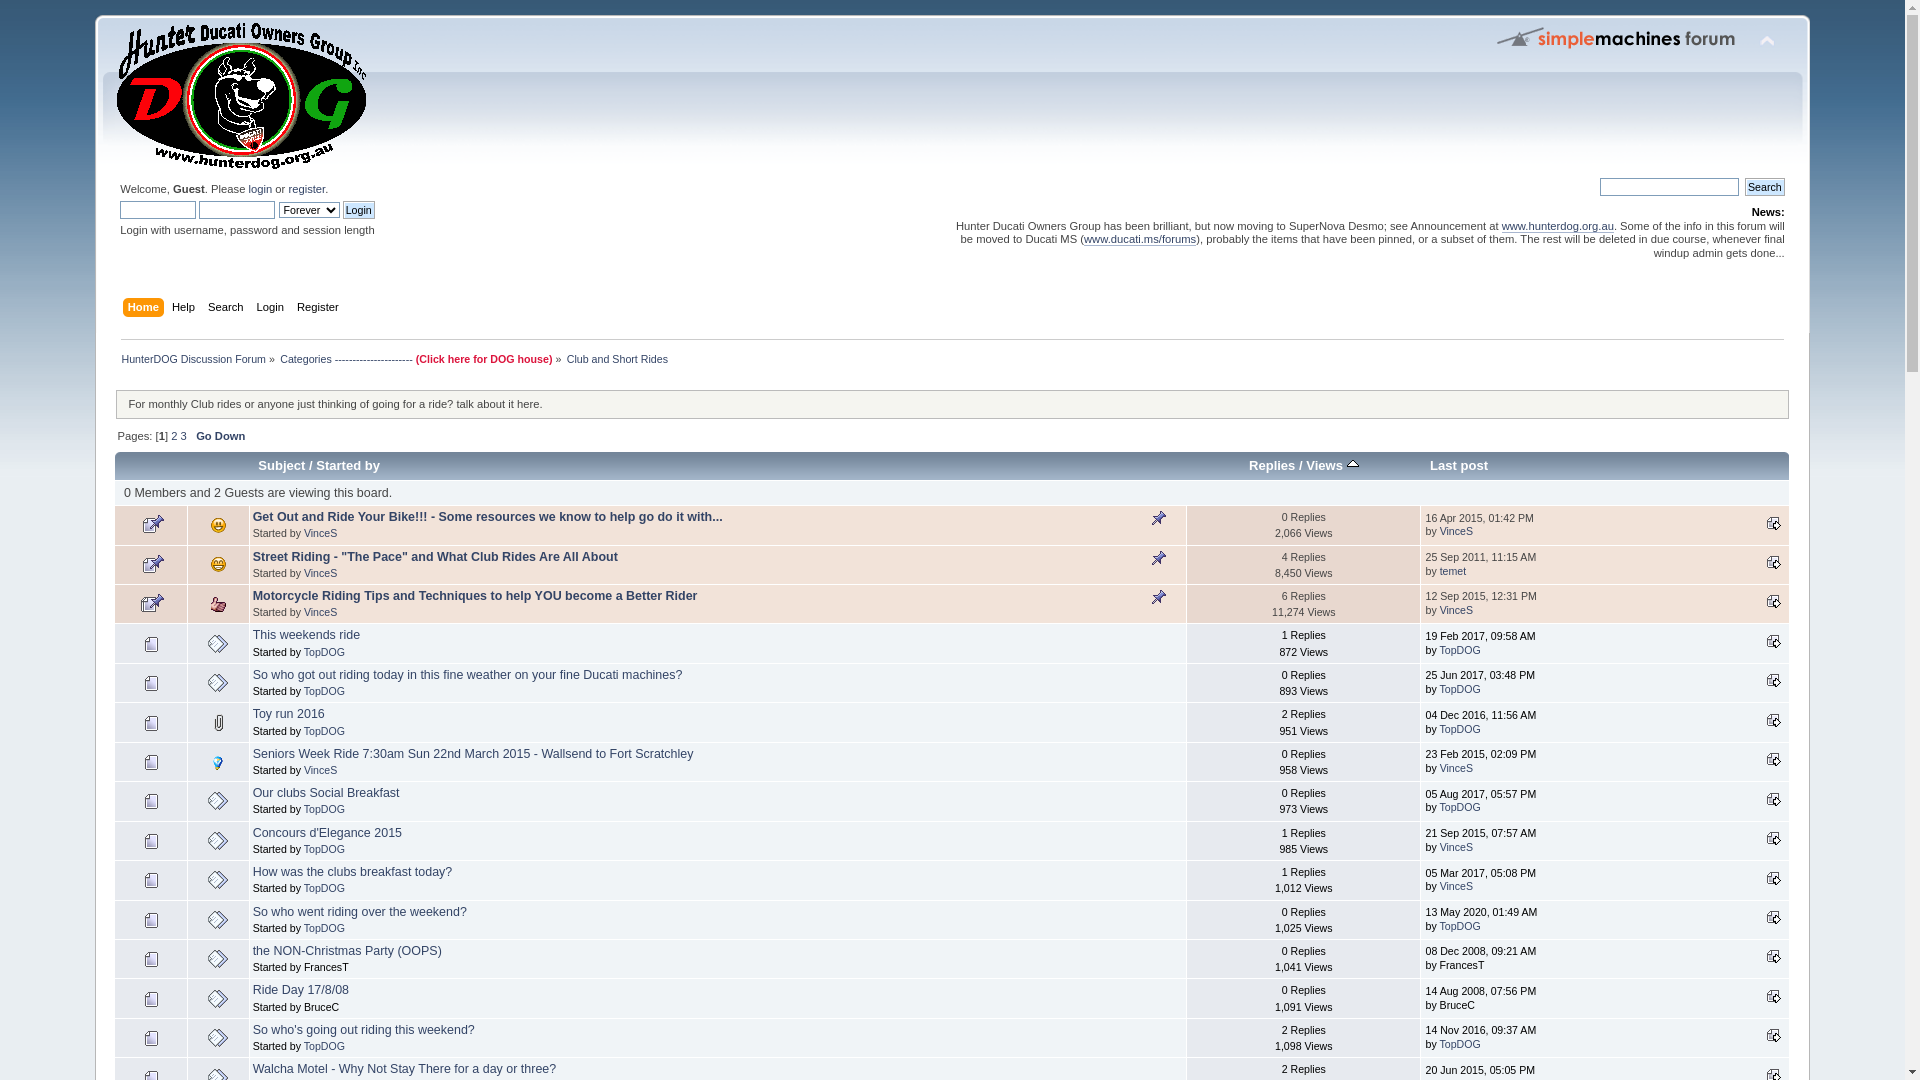 This screenshot has width=1920, height=1080. I want to click on 'Last post', so click(1774, 1034).